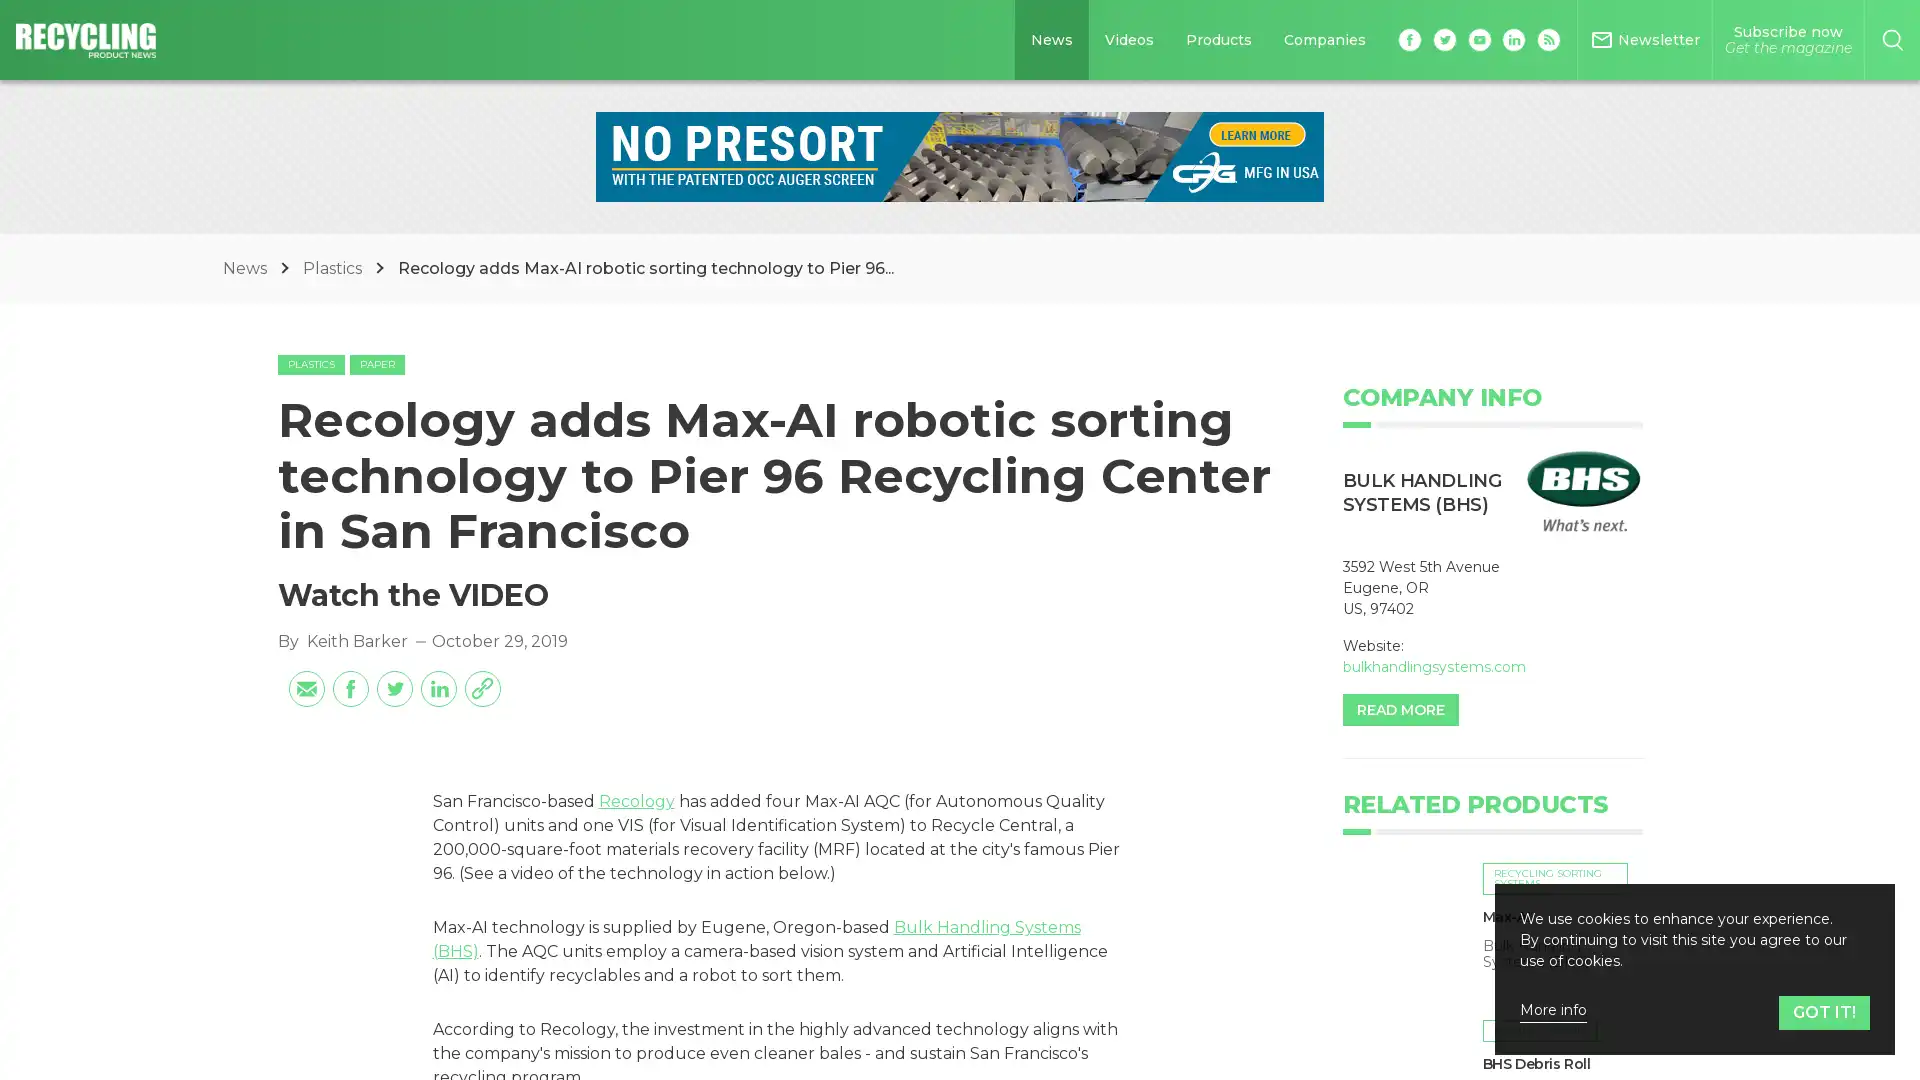 Image resolution: width=1920 pixels, height=1080 pixels. I want to click on GOT IT!, so click(1824, 1012).